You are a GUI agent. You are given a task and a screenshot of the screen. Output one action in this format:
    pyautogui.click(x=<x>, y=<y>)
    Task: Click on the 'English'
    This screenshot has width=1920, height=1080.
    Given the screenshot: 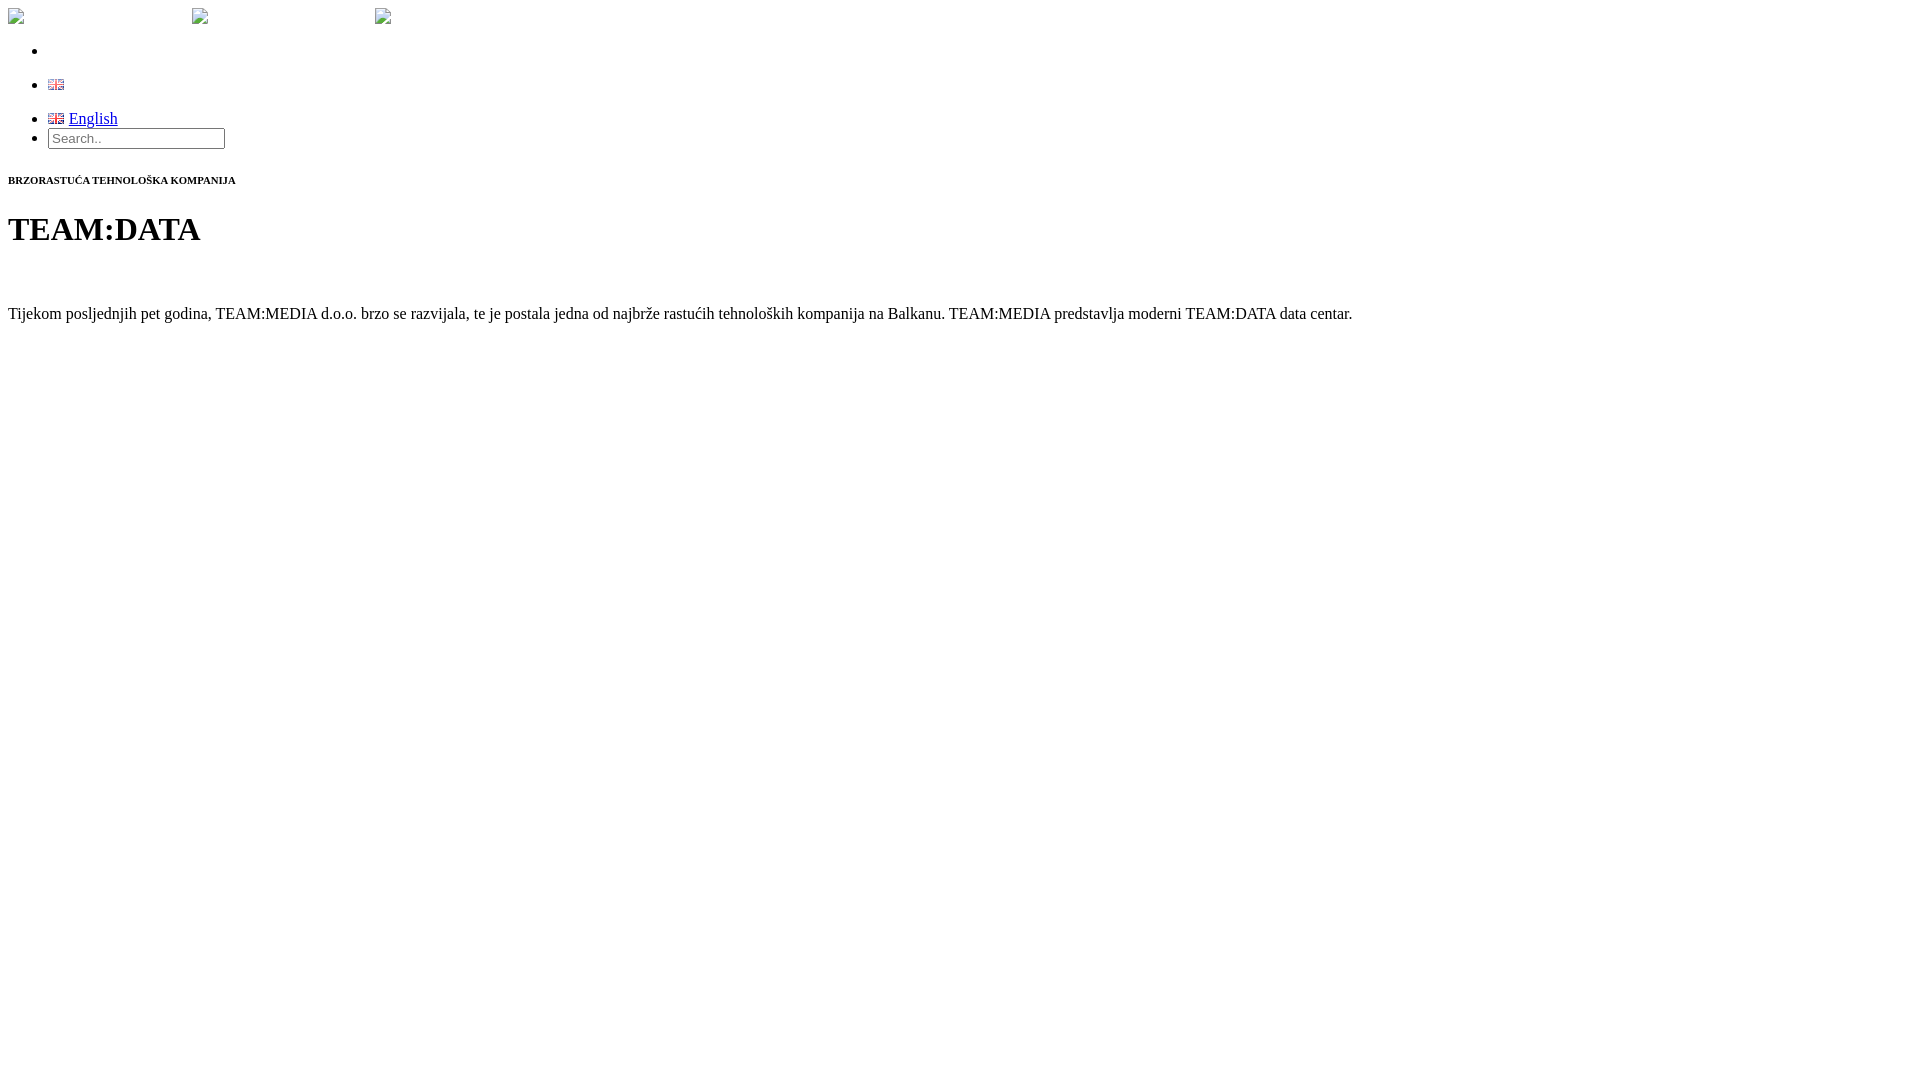 What is the action you would take?
    pyautogui.click(x=81, y=118)
    